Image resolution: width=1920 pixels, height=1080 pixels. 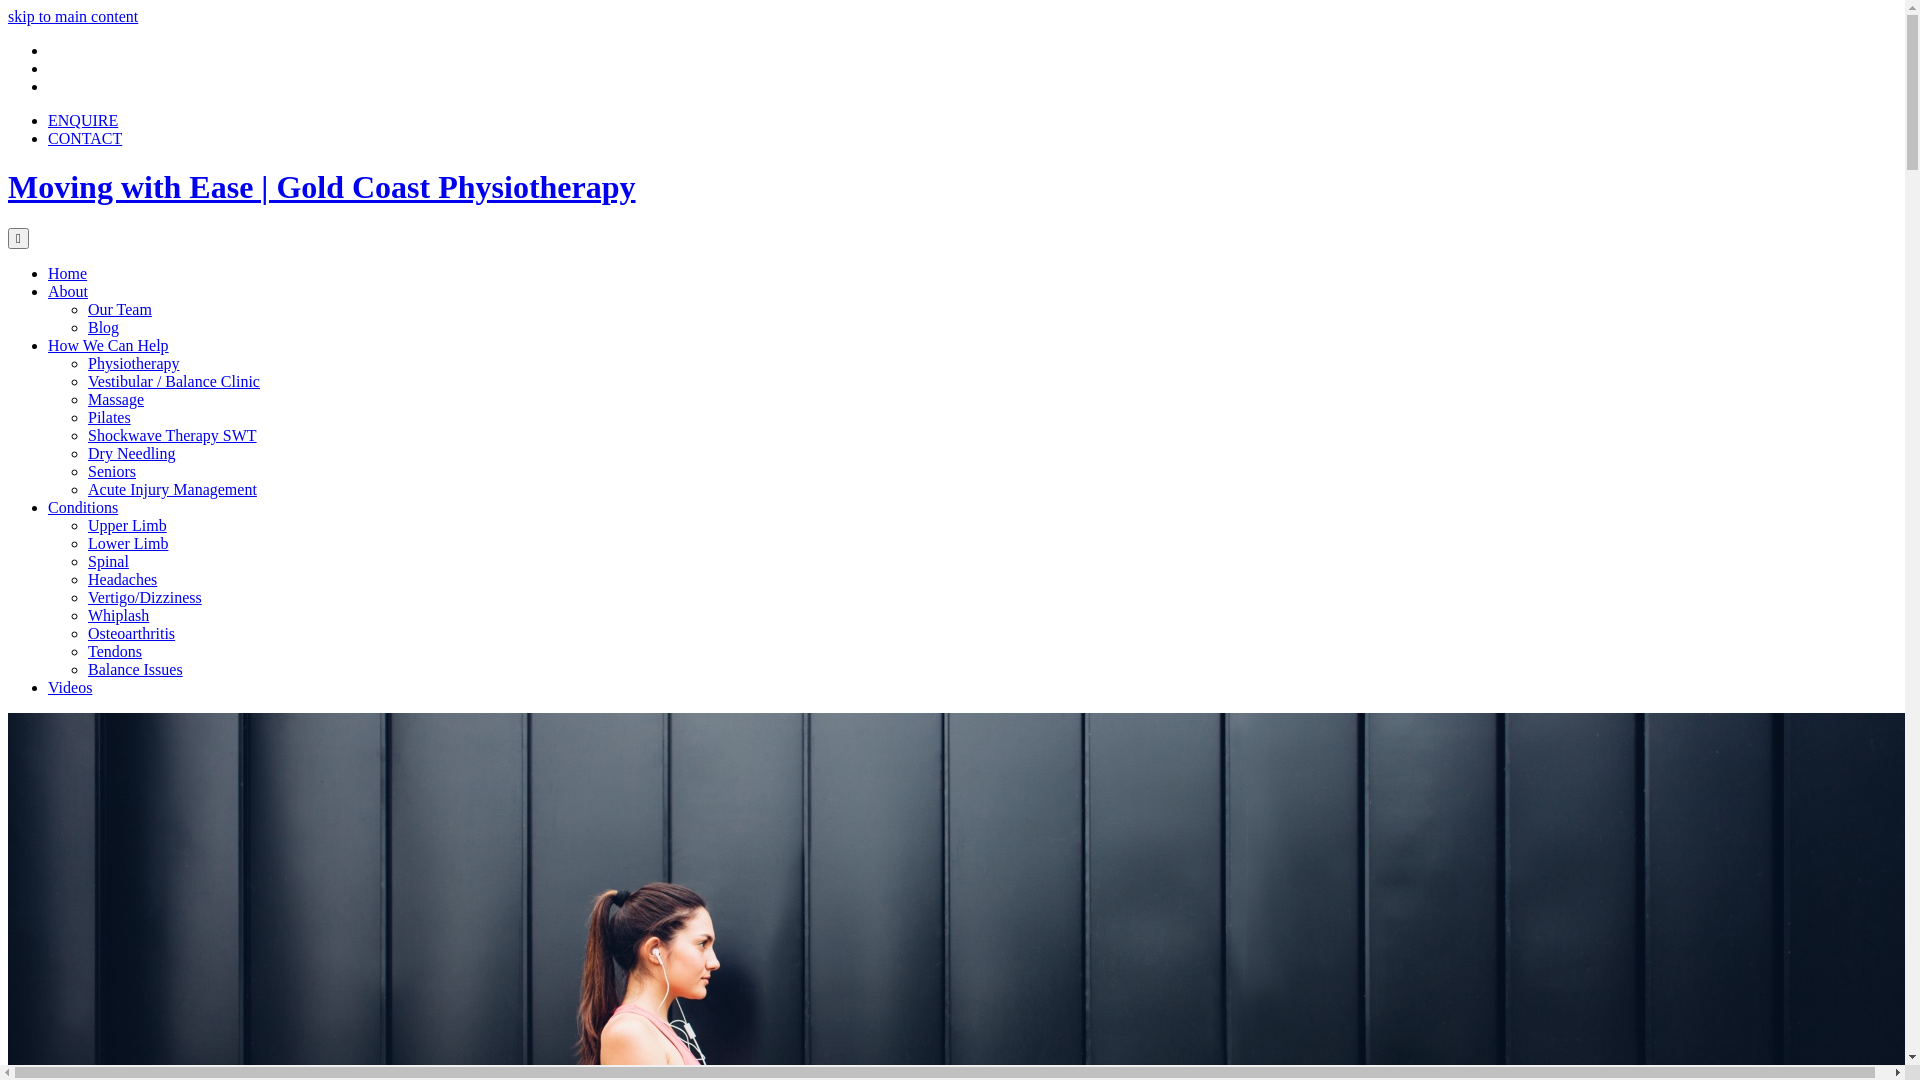 What do you see at coordinates (48, 273) in the screenshot?
I see `'Home'` at bounding box center [48, 273].